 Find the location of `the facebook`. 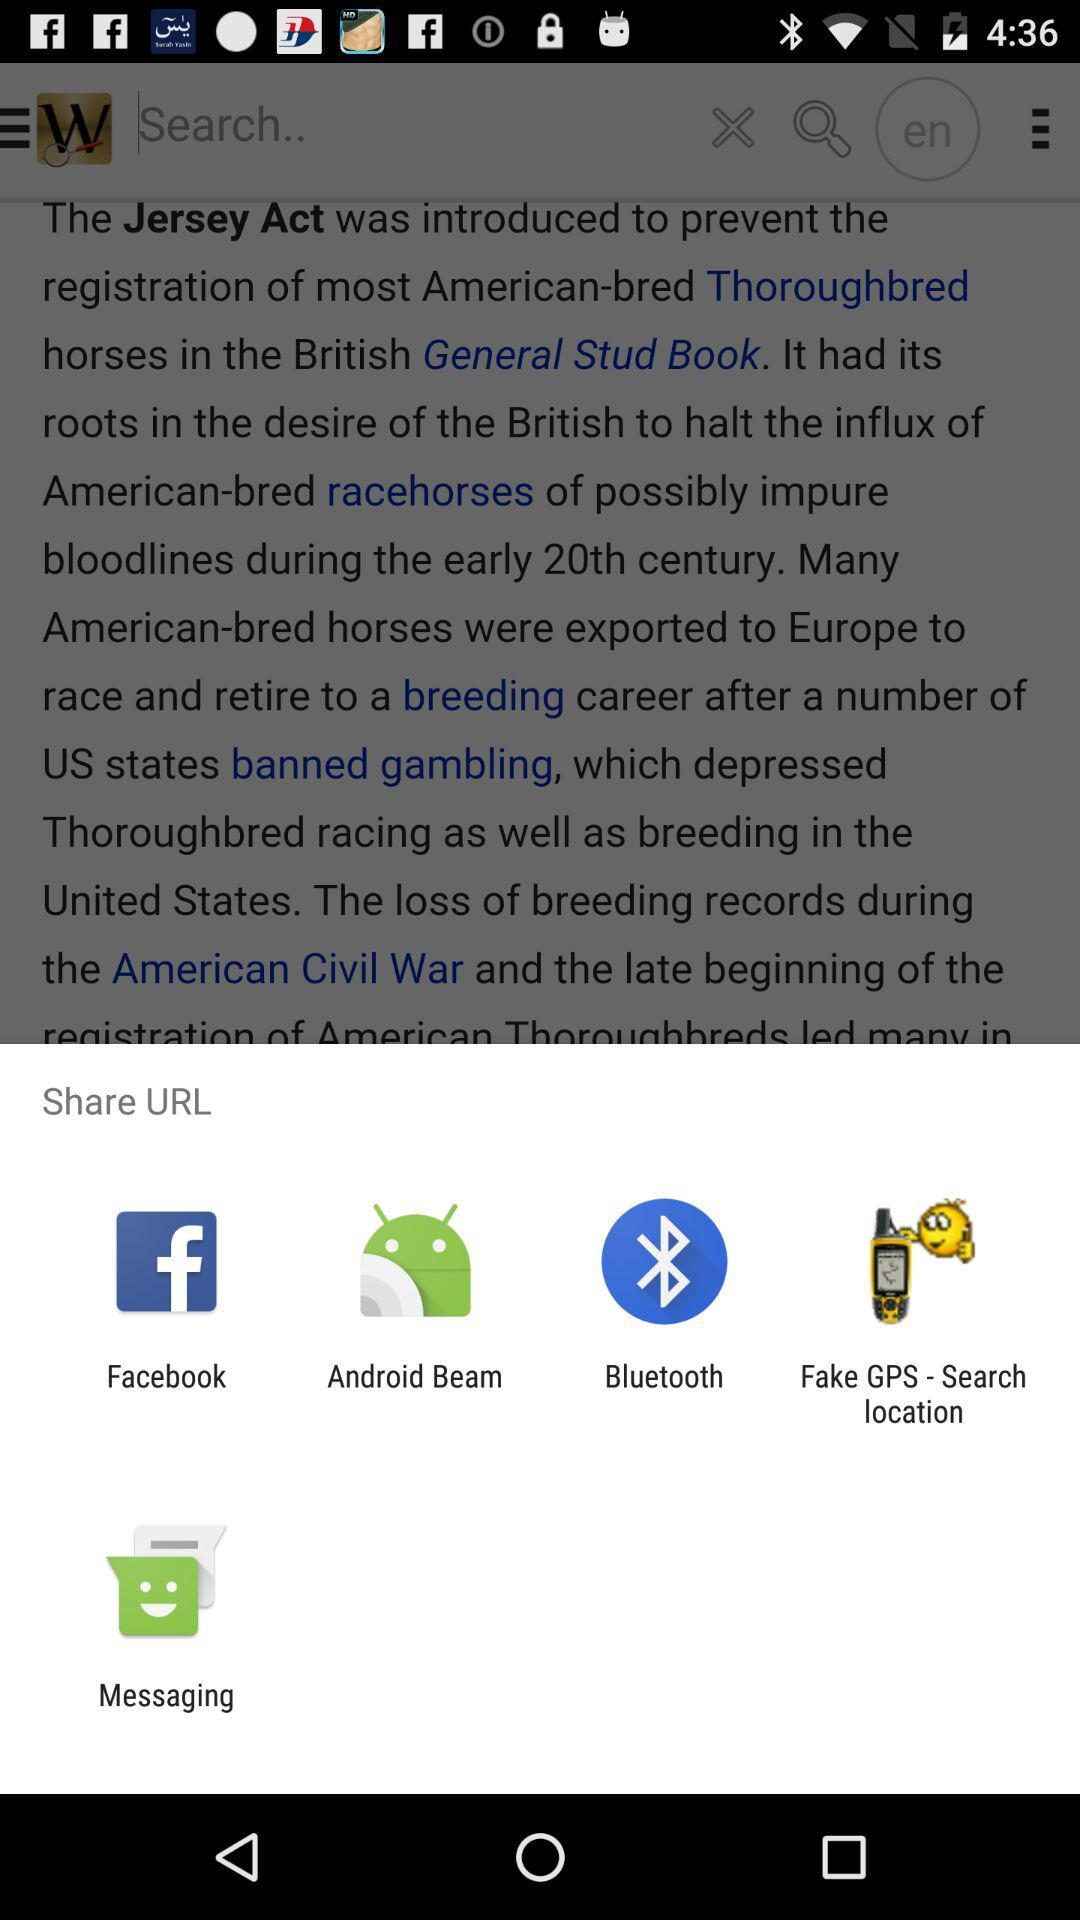

the facebook is located at coordinates (165, 1392).